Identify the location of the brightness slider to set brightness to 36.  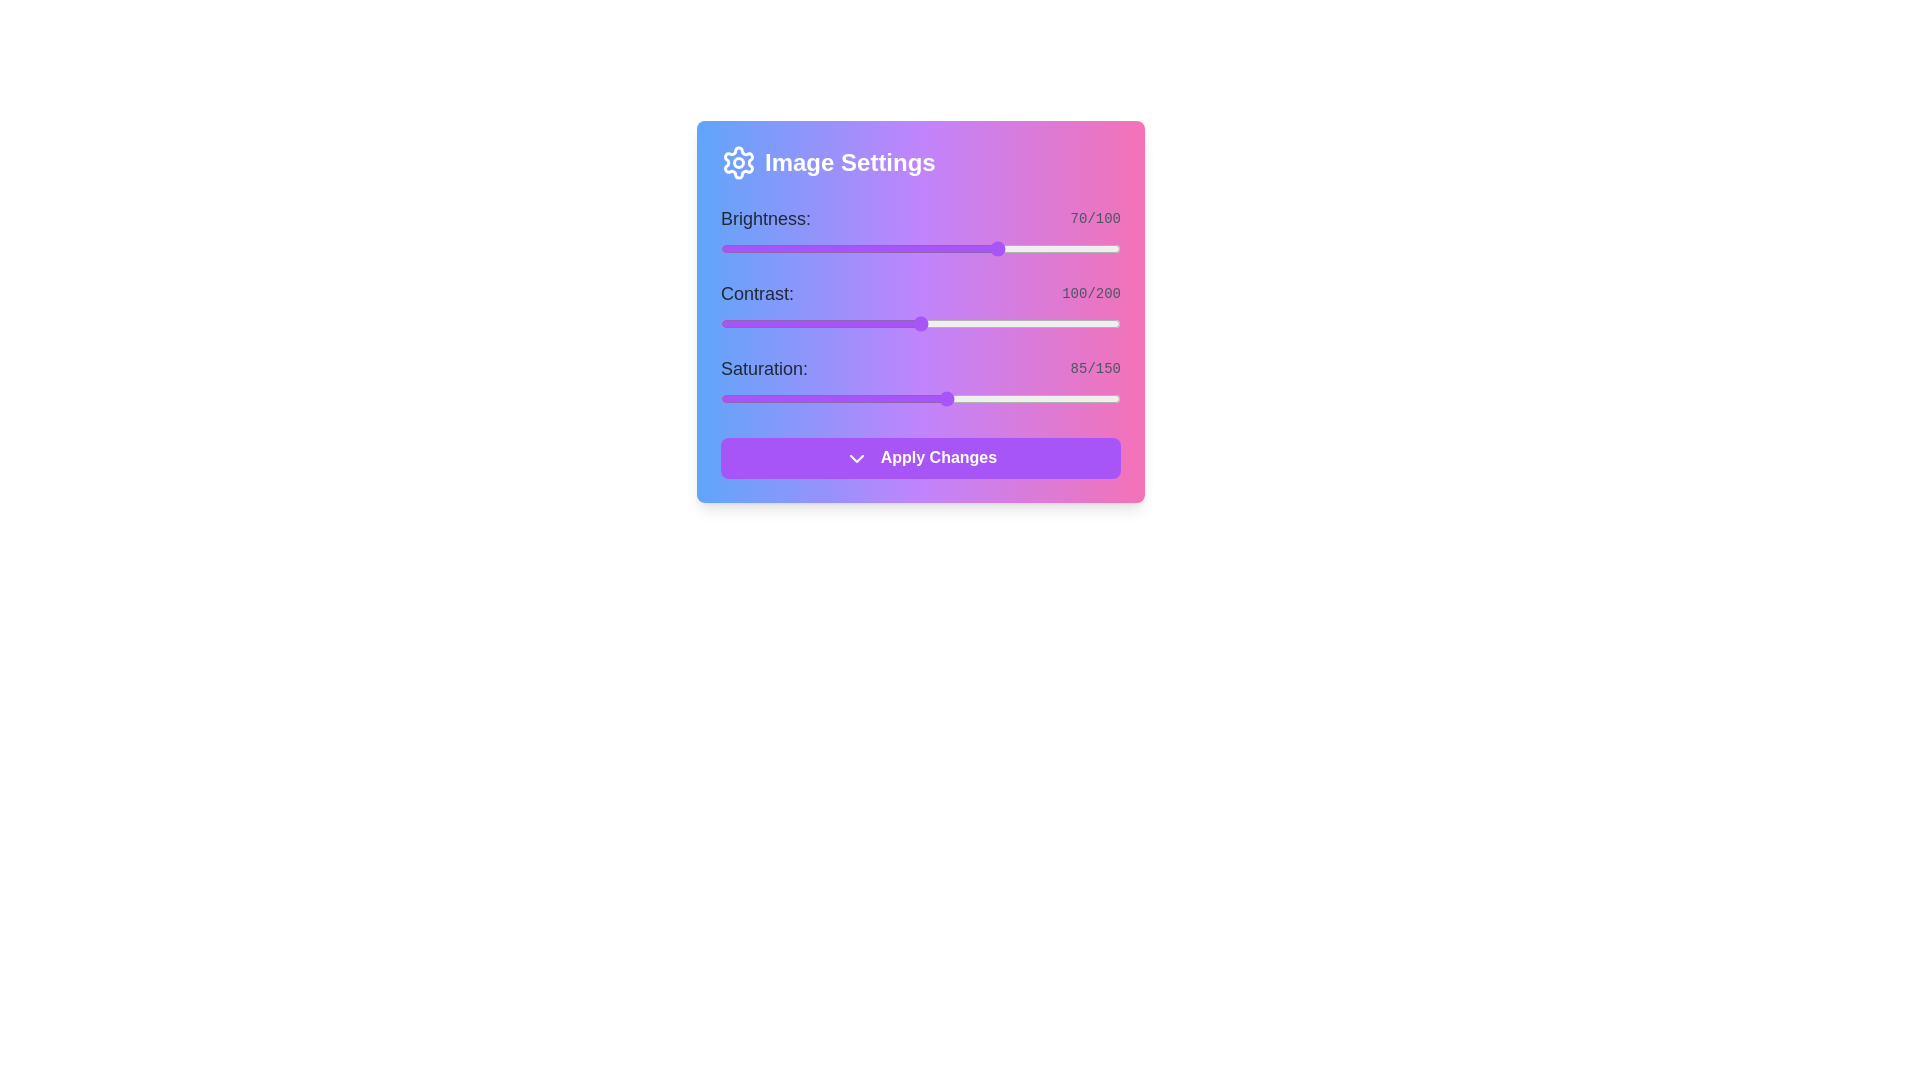
(864, 248).